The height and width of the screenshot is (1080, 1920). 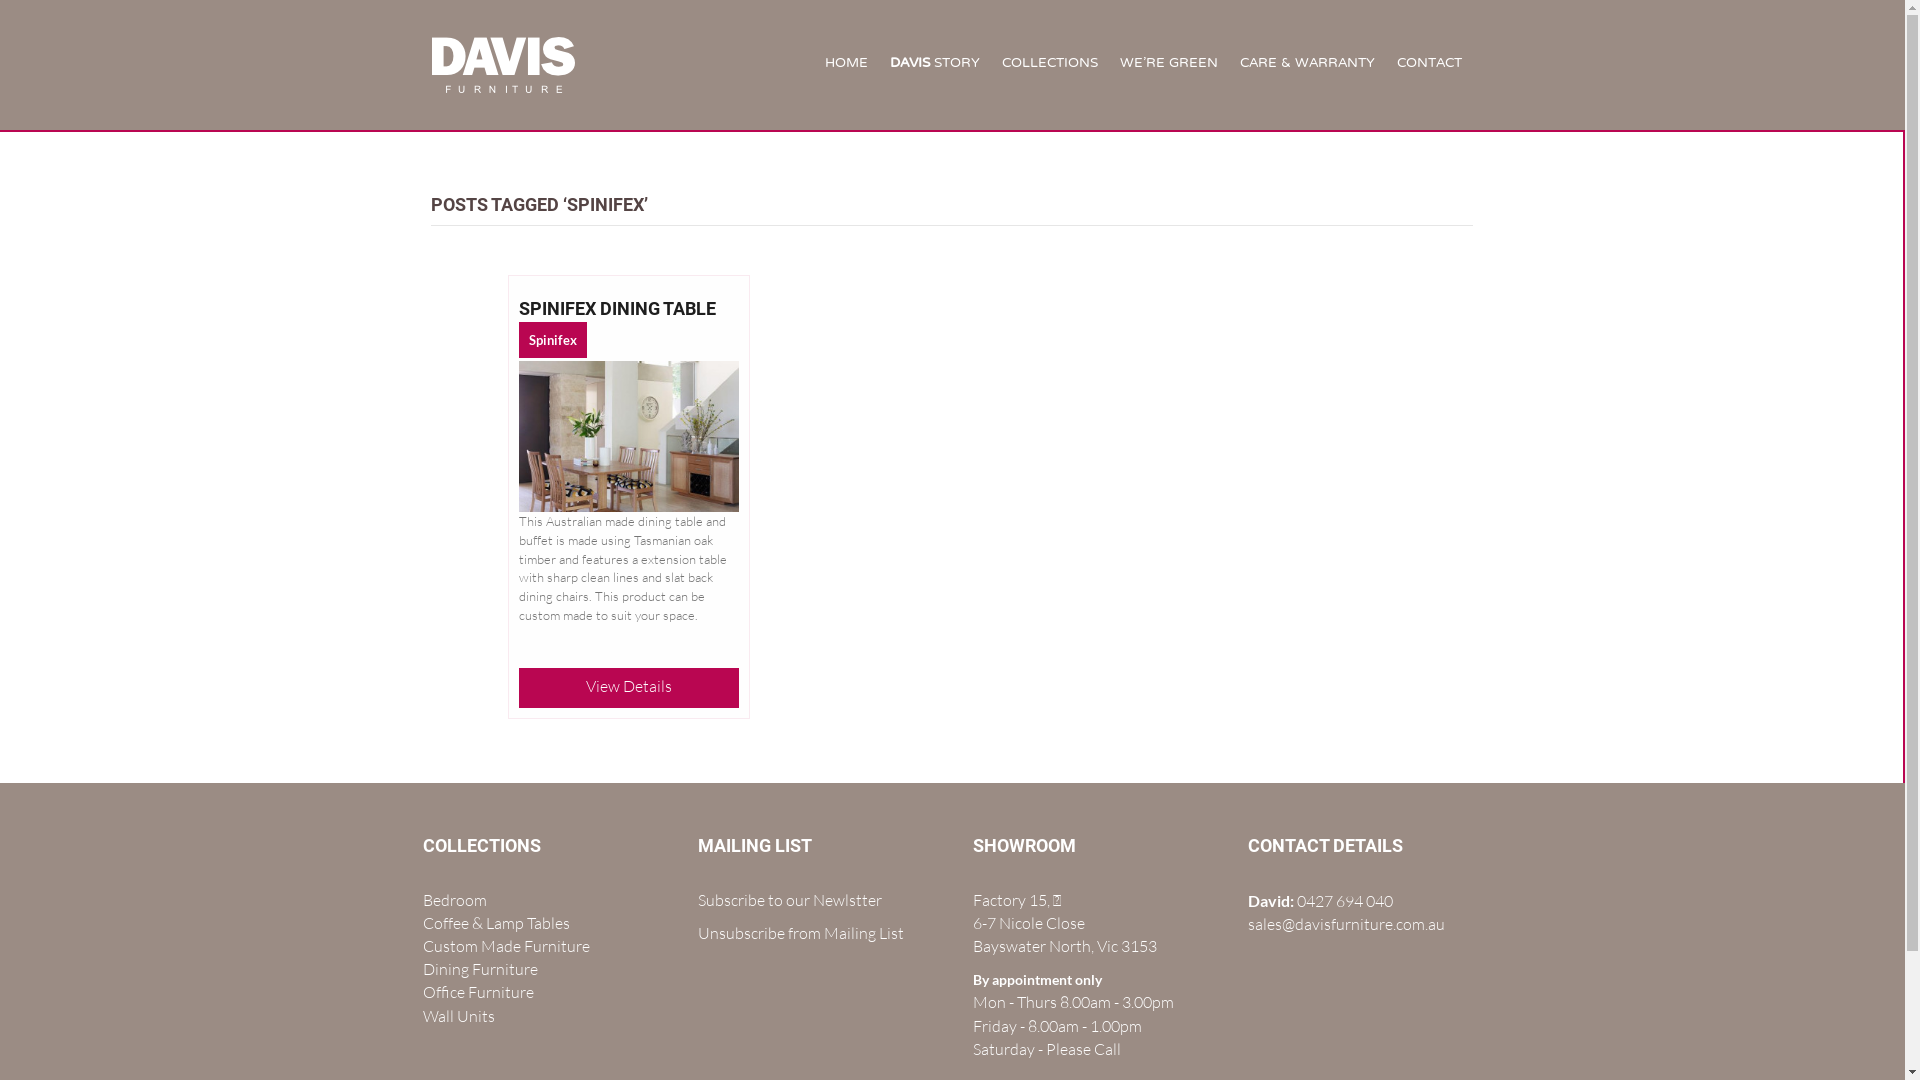 What do you see at coordinates (1049, 64) in the screenshot?
I see `'COLLECTIONS'` at bounding box center [1049, 64].